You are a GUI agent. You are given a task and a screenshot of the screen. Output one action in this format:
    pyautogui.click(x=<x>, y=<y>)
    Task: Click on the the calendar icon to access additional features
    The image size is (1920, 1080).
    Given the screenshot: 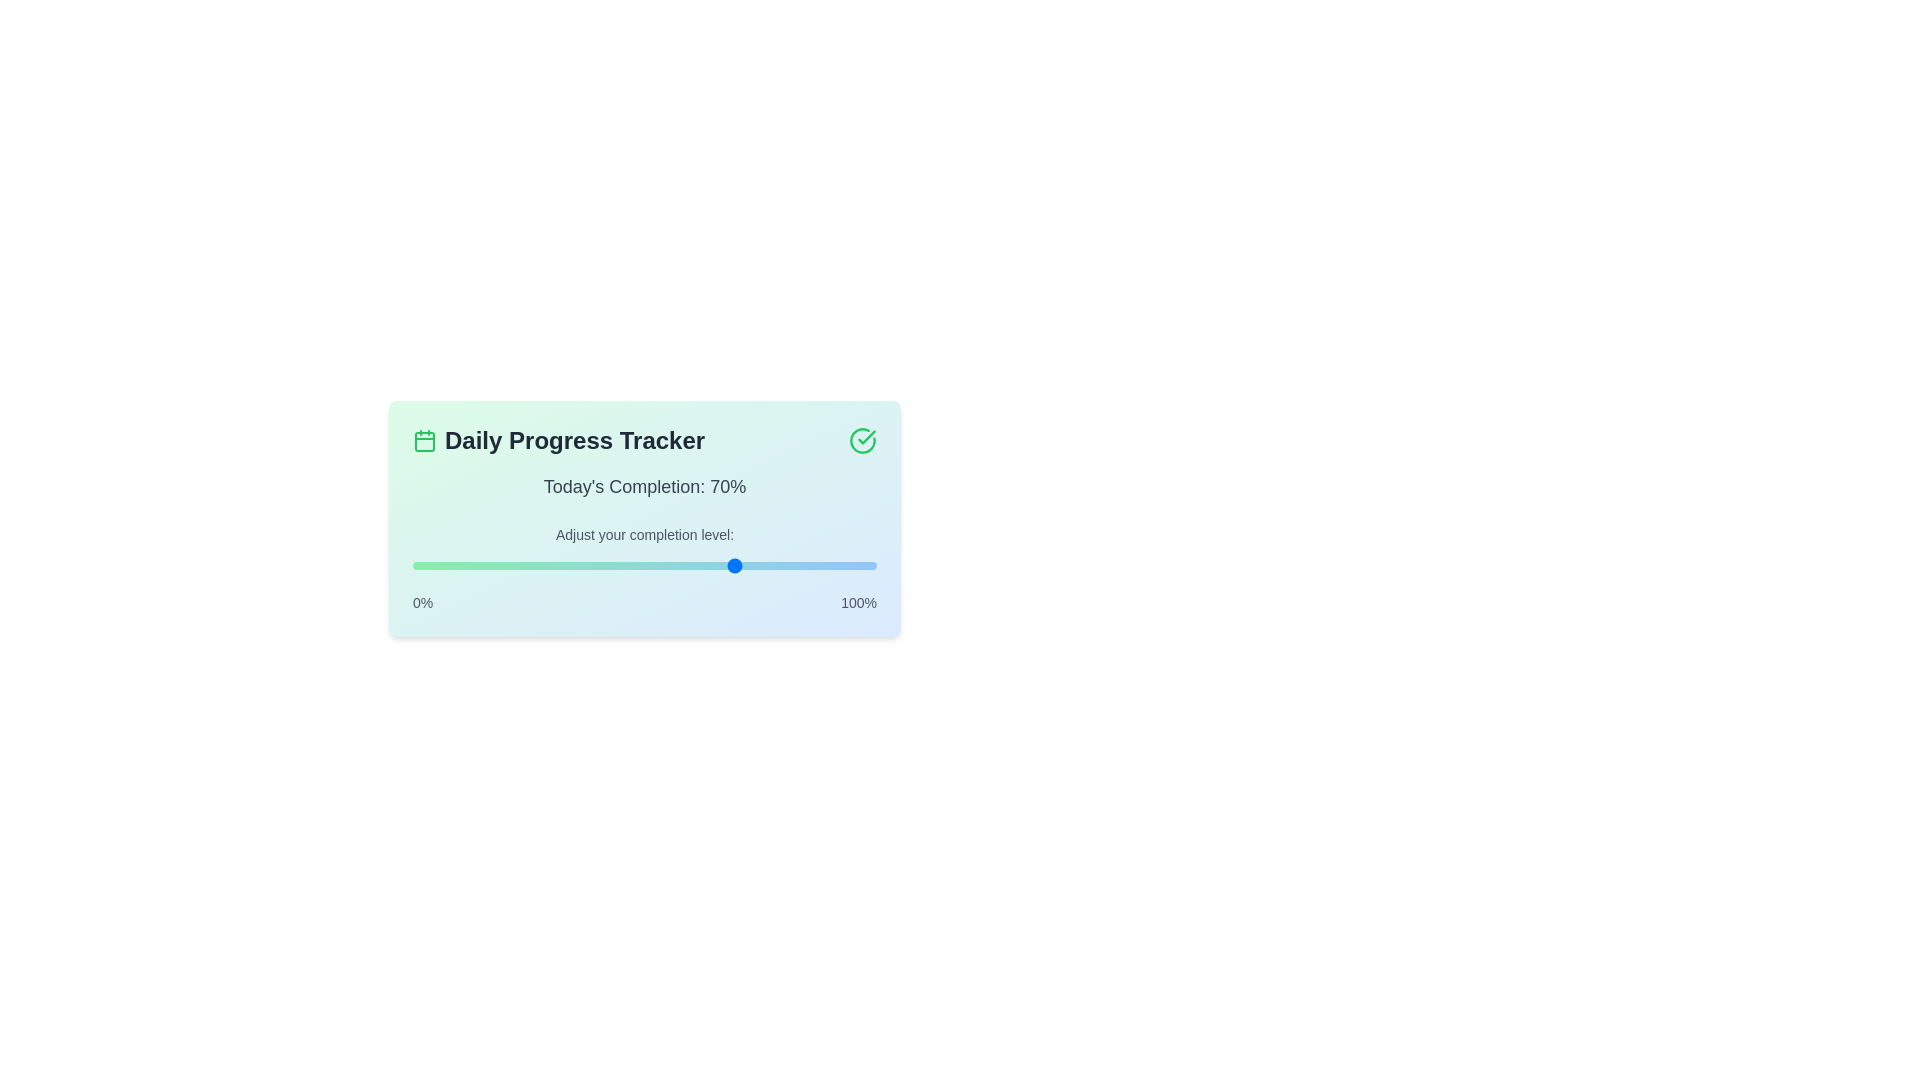 What is the action you would take?
    pyautogui.click(x=424, y=439)
    